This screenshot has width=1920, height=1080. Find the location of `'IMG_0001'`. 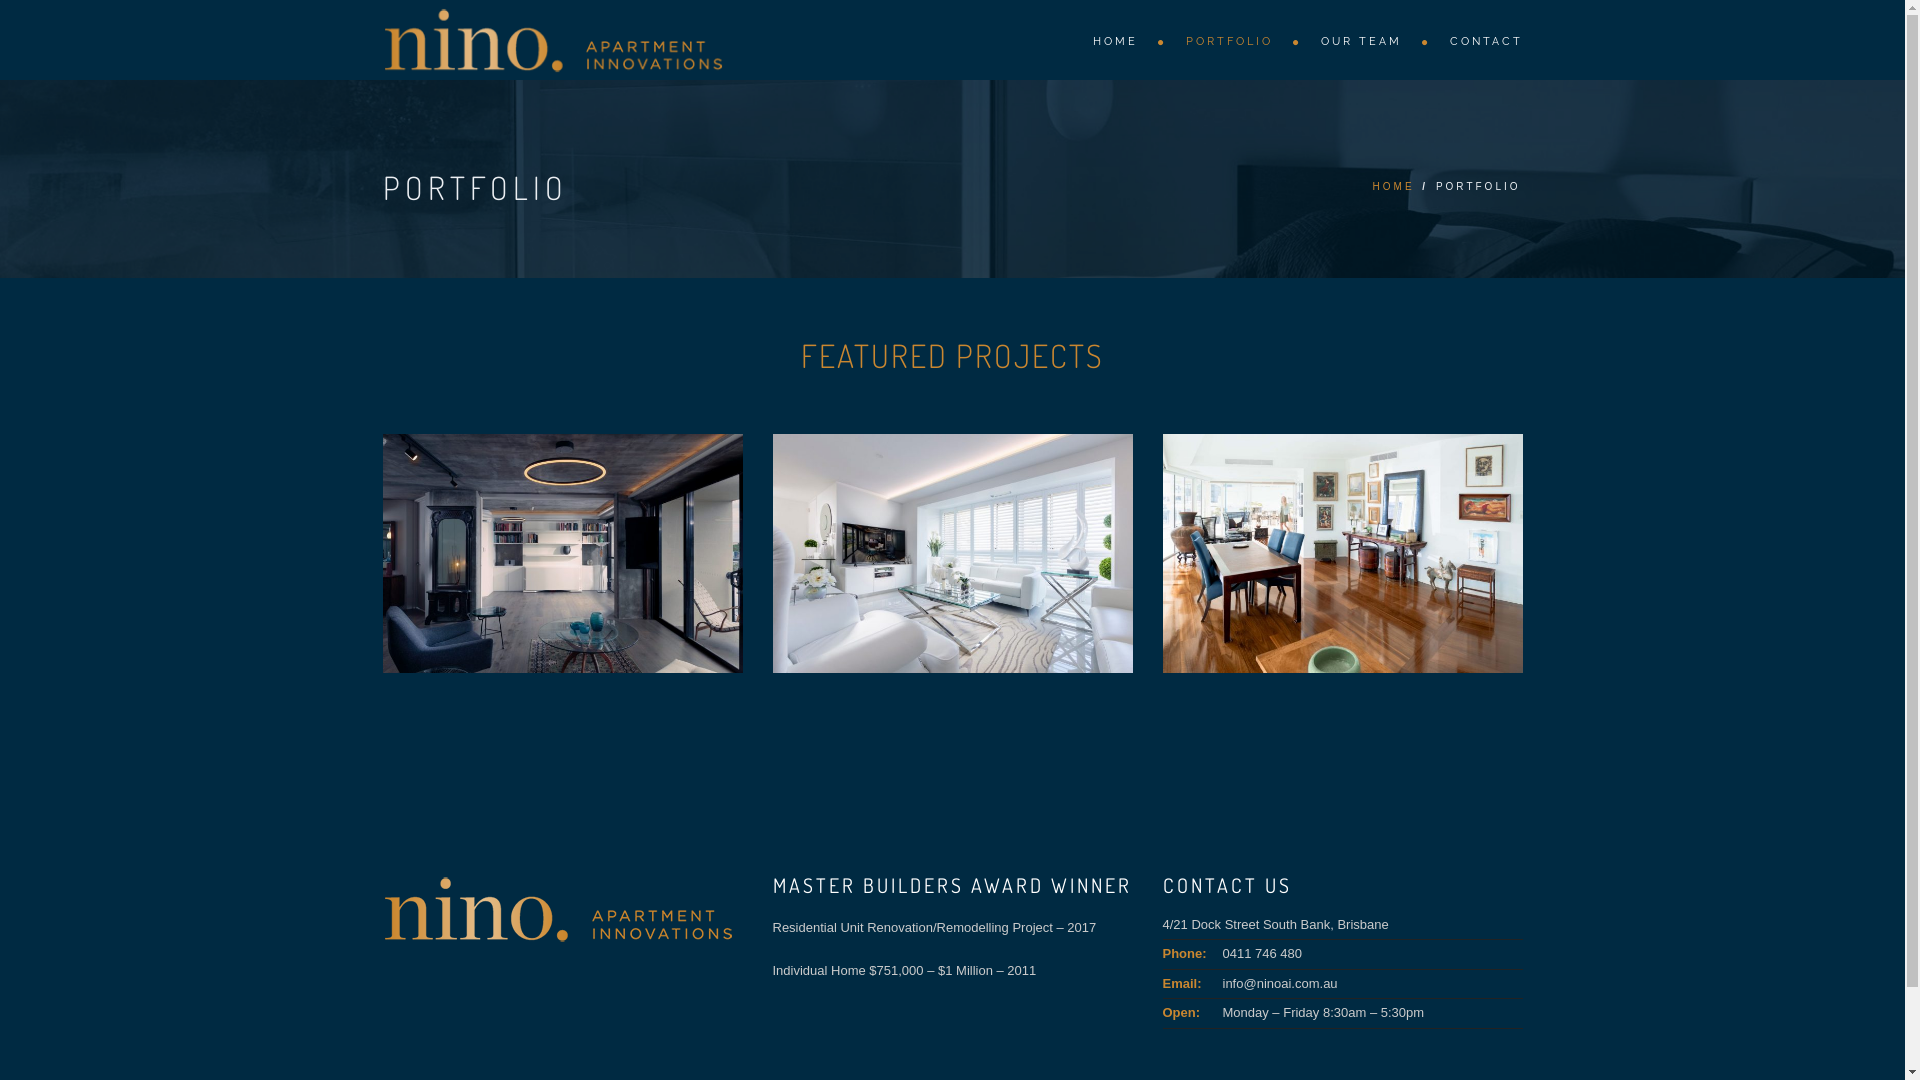

'IMG_0001' is located at coordinates (950, 554).